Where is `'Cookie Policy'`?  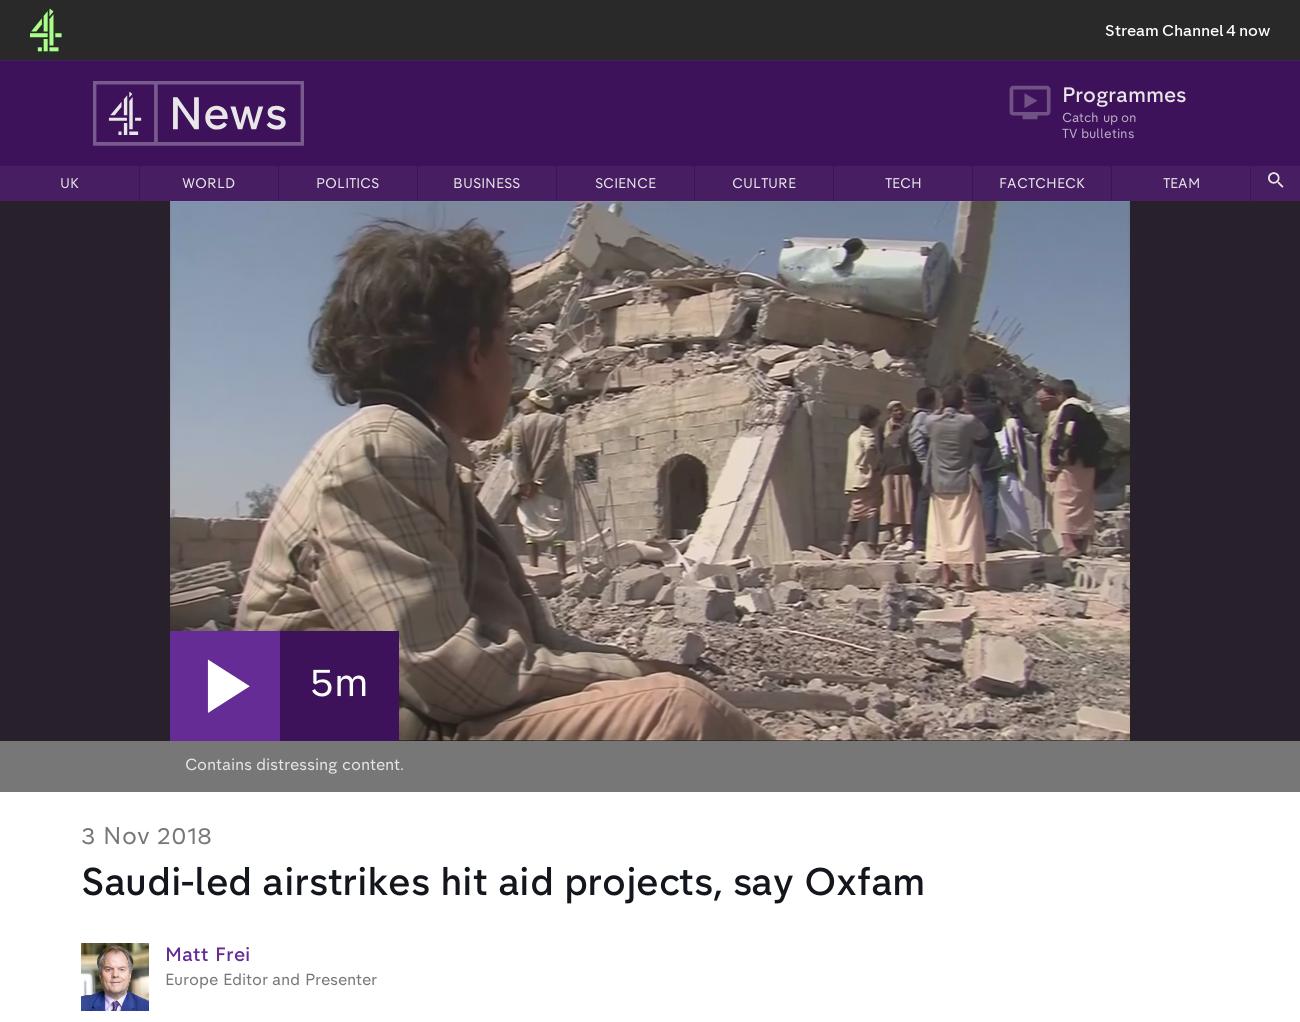 'Cookie Policy' is located at coordinates (209, 869).